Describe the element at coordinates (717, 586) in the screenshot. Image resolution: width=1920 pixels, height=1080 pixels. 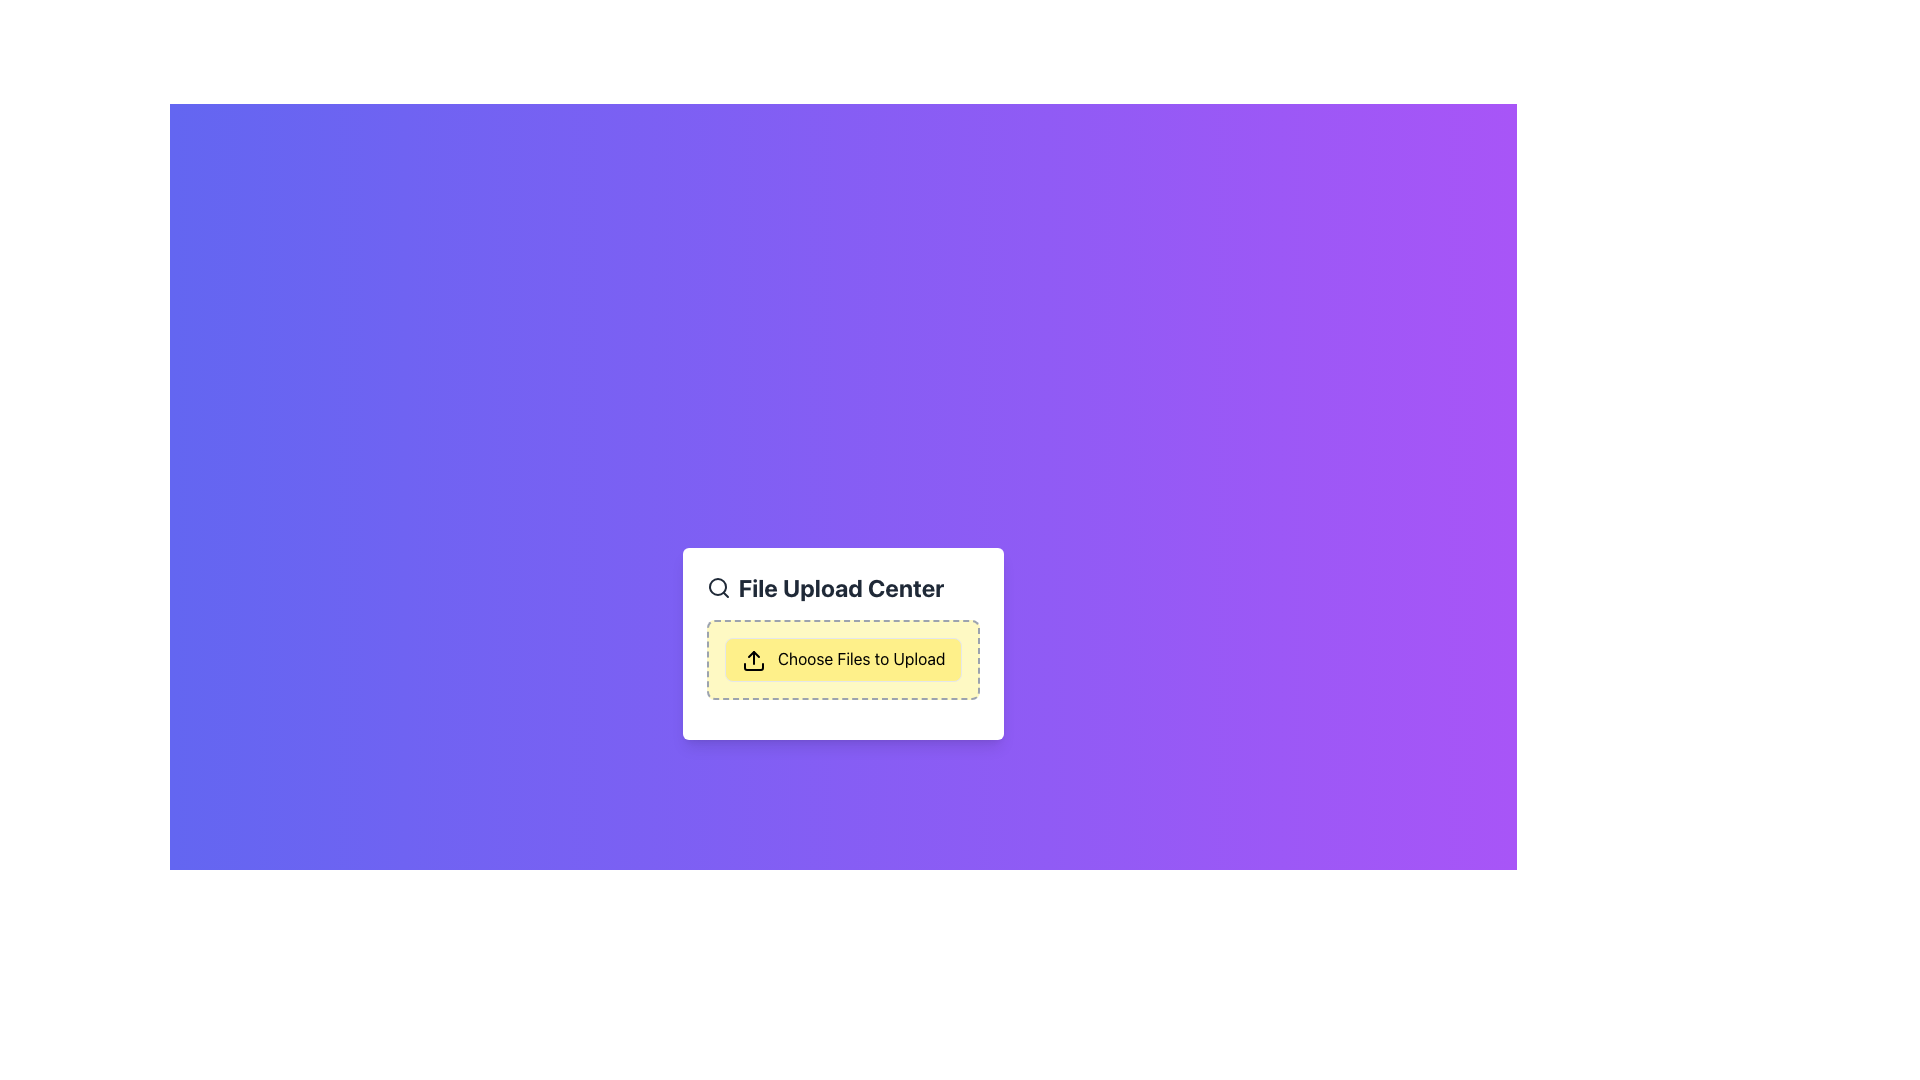
I see `the decorative graphic representing the circle within the magnifying glass symbol, which denotes search functionality, located to the left of the 'File Upload Center' text` at that location.